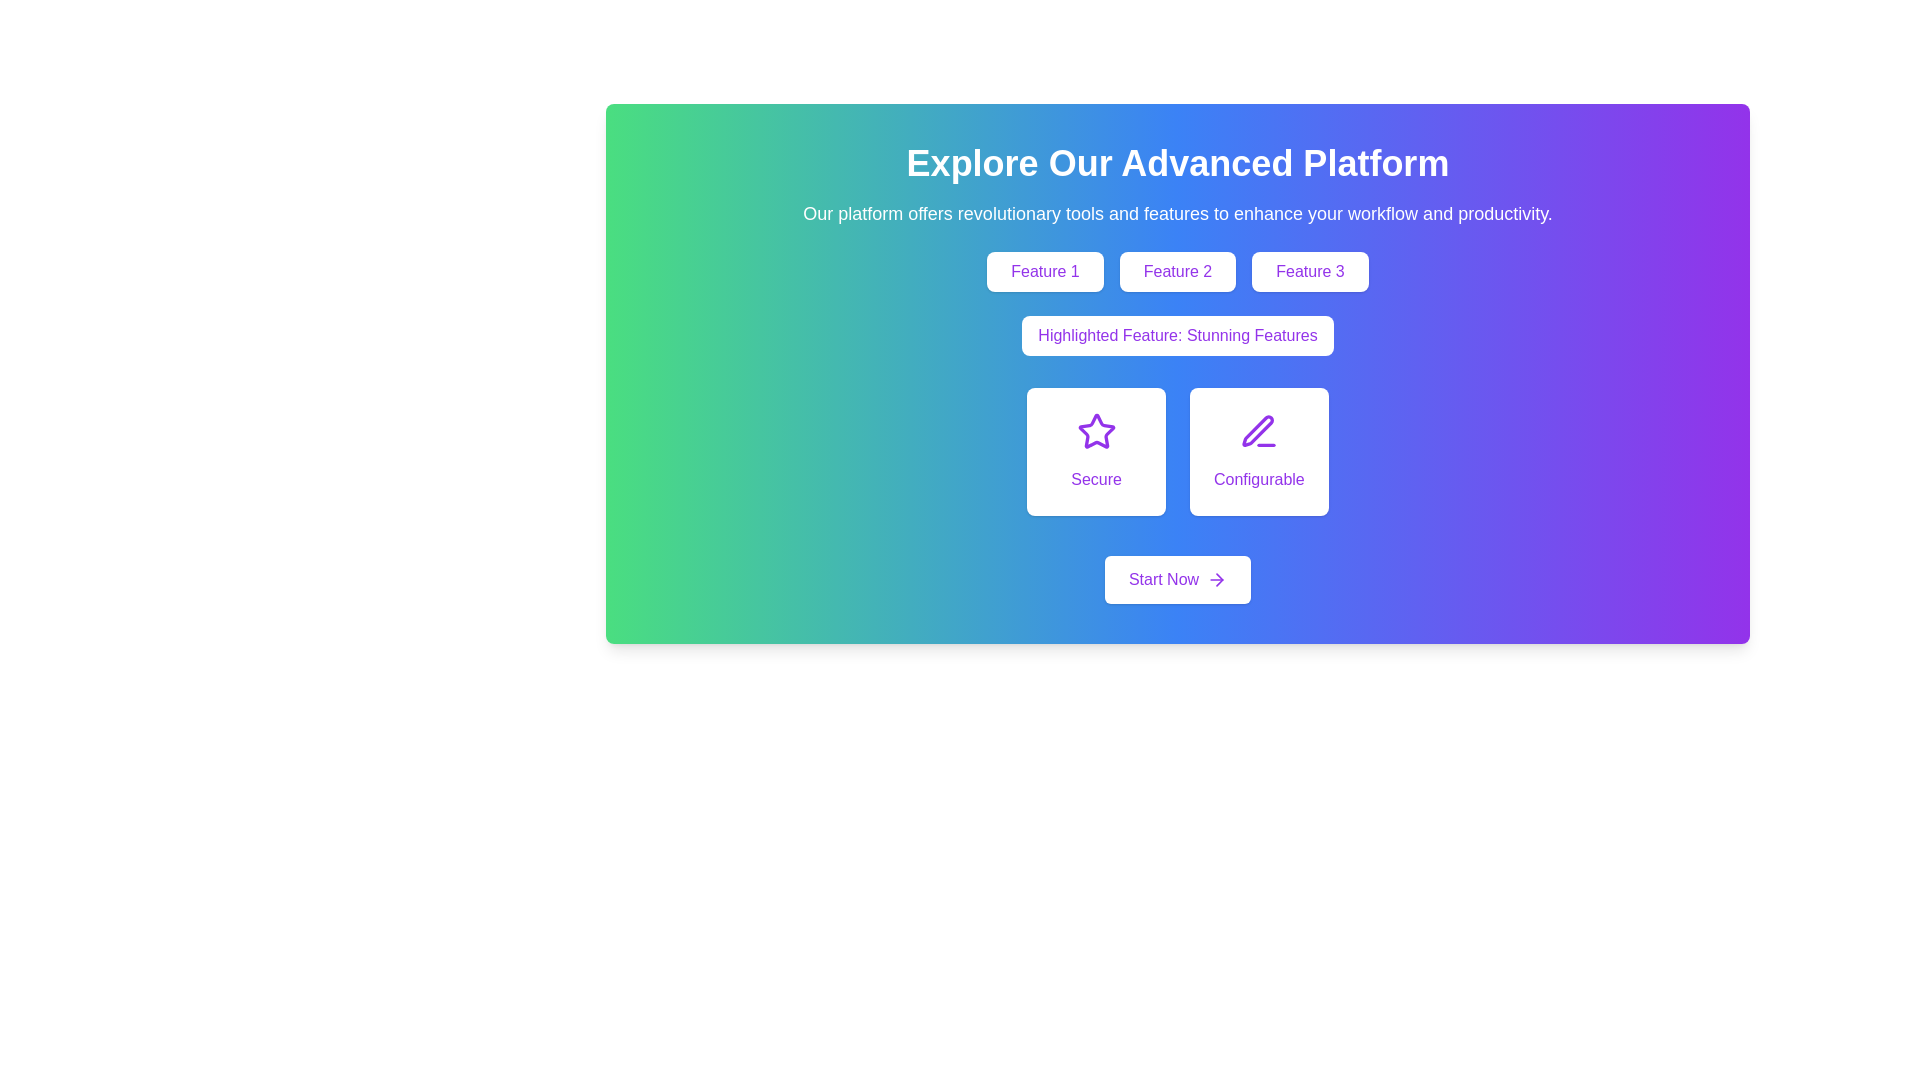  Describe the element at coordinates (1095, 479) in the screenshot. I see `the static text label reading 'Secure', which is styled in purple and located below the star icon` at that location.